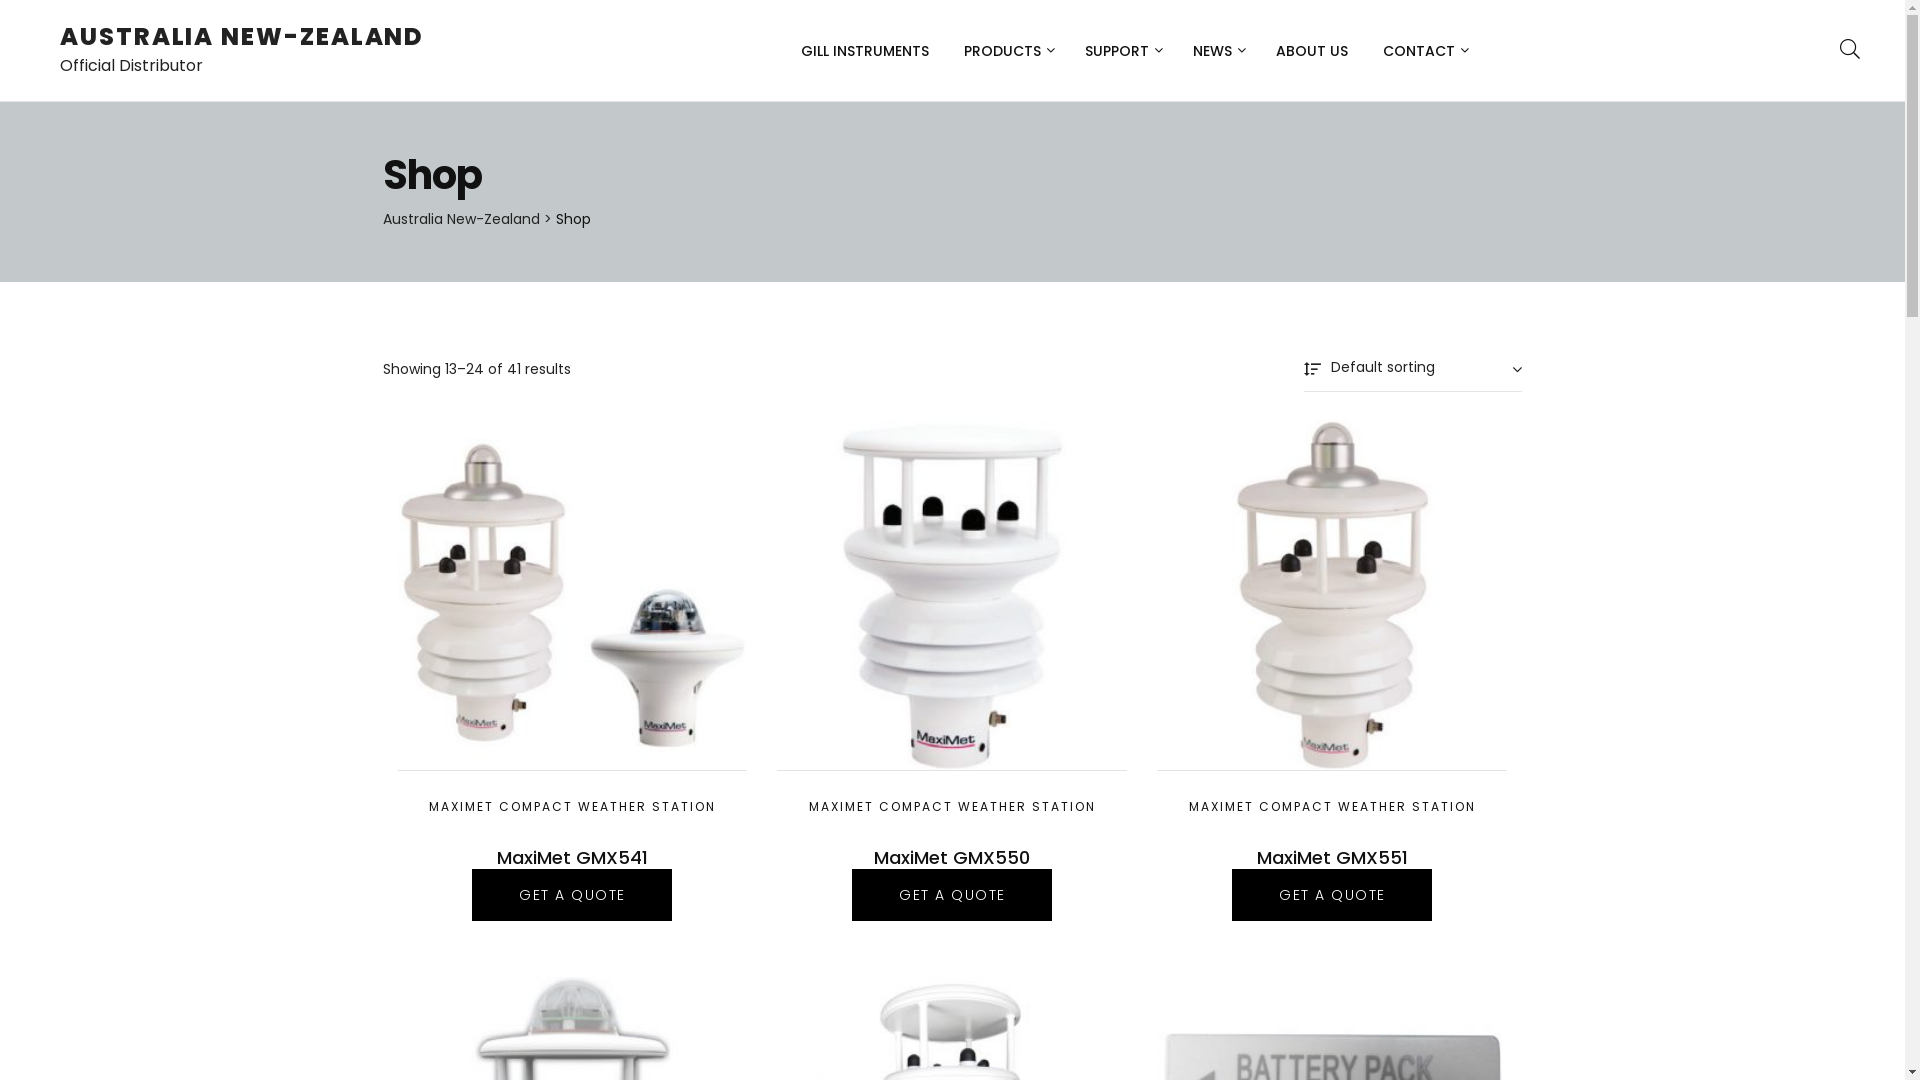 This screenshot has height=1080, width=1920. I want to click on 'MaxiMet GMX550', so click(950, 856).